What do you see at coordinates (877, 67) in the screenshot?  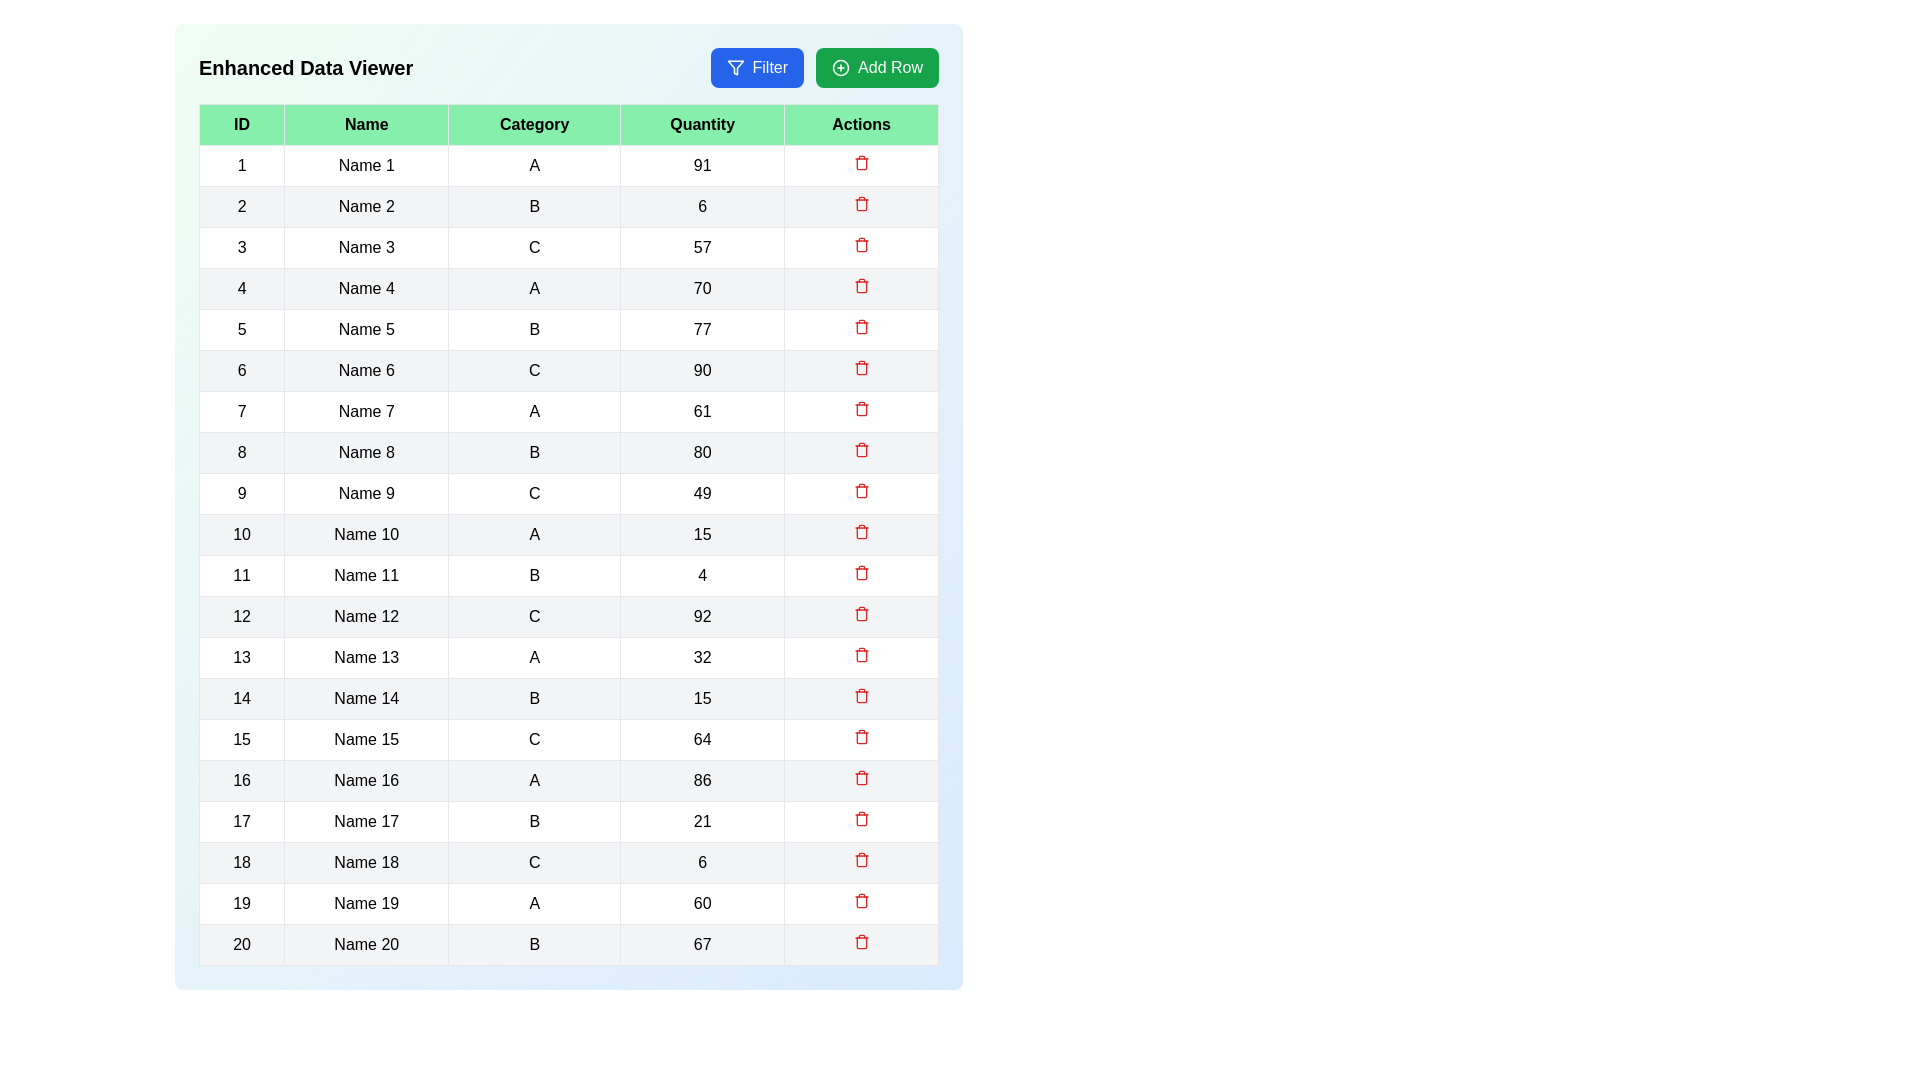 I see `the 'Add Row' button to add a new row to the table` at bounding box center [877, 67].